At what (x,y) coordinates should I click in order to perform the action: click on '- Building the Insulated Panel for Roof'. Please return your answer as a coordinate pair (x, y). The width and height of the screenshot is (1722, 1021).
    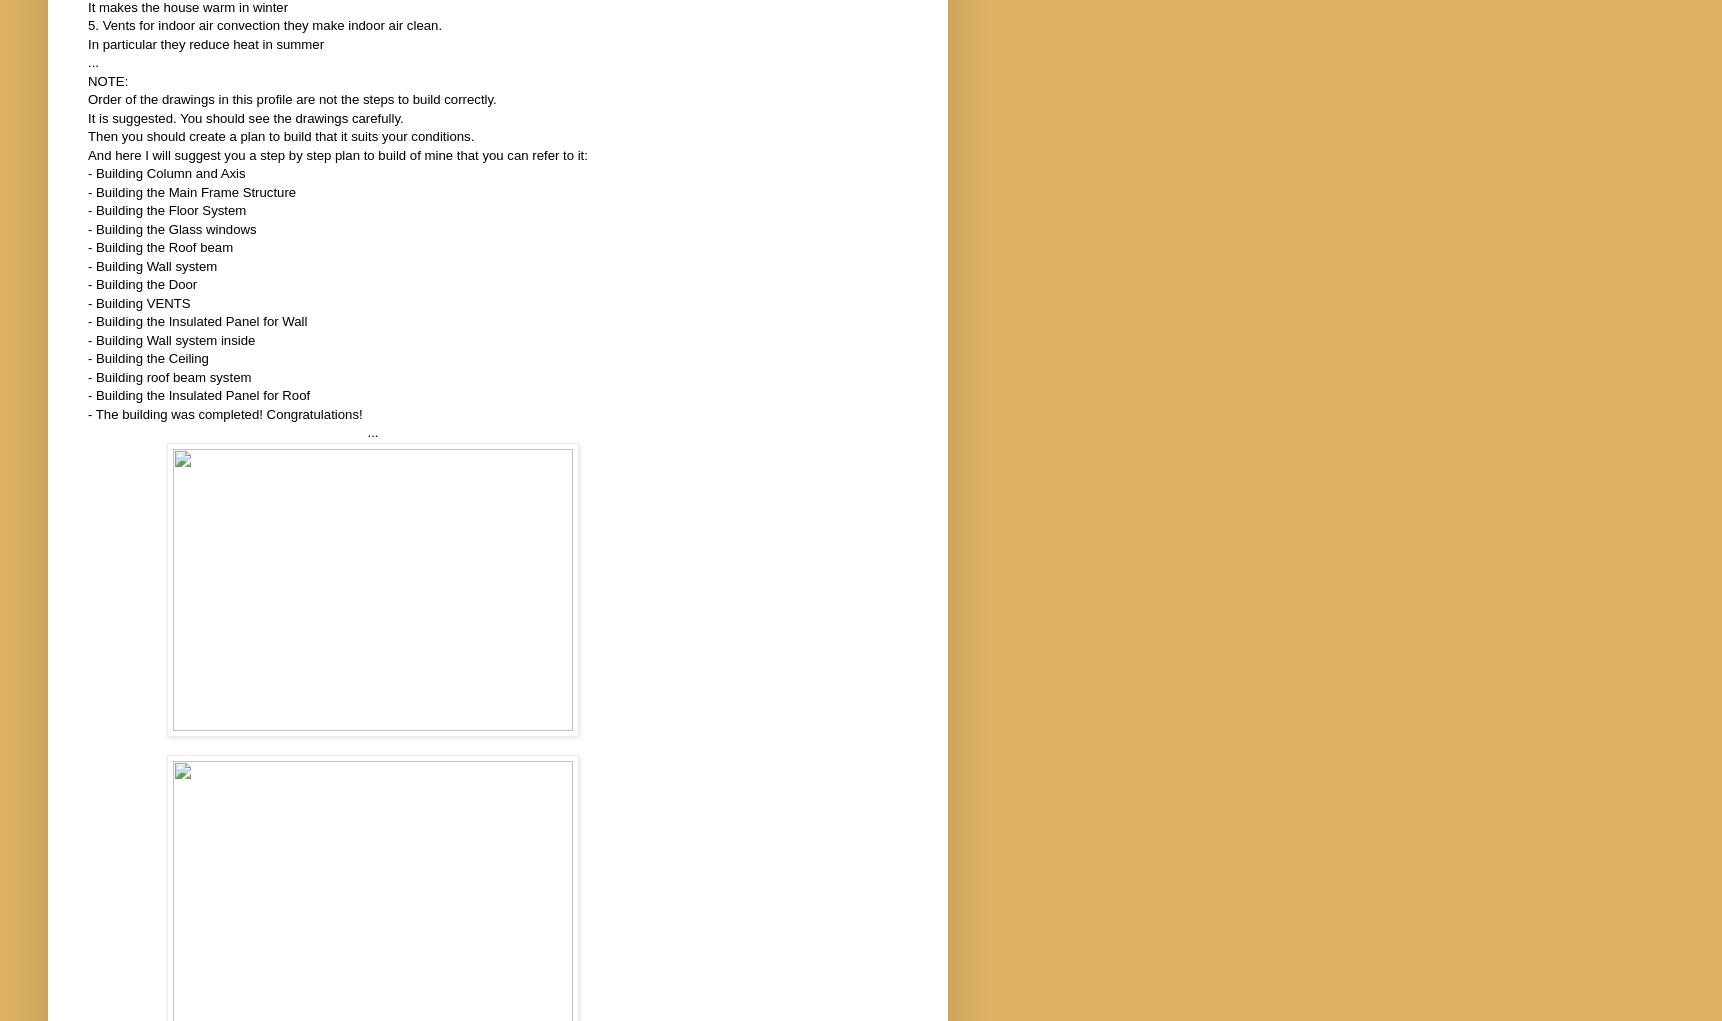
    Looking at the image, I should click on (198, 394).